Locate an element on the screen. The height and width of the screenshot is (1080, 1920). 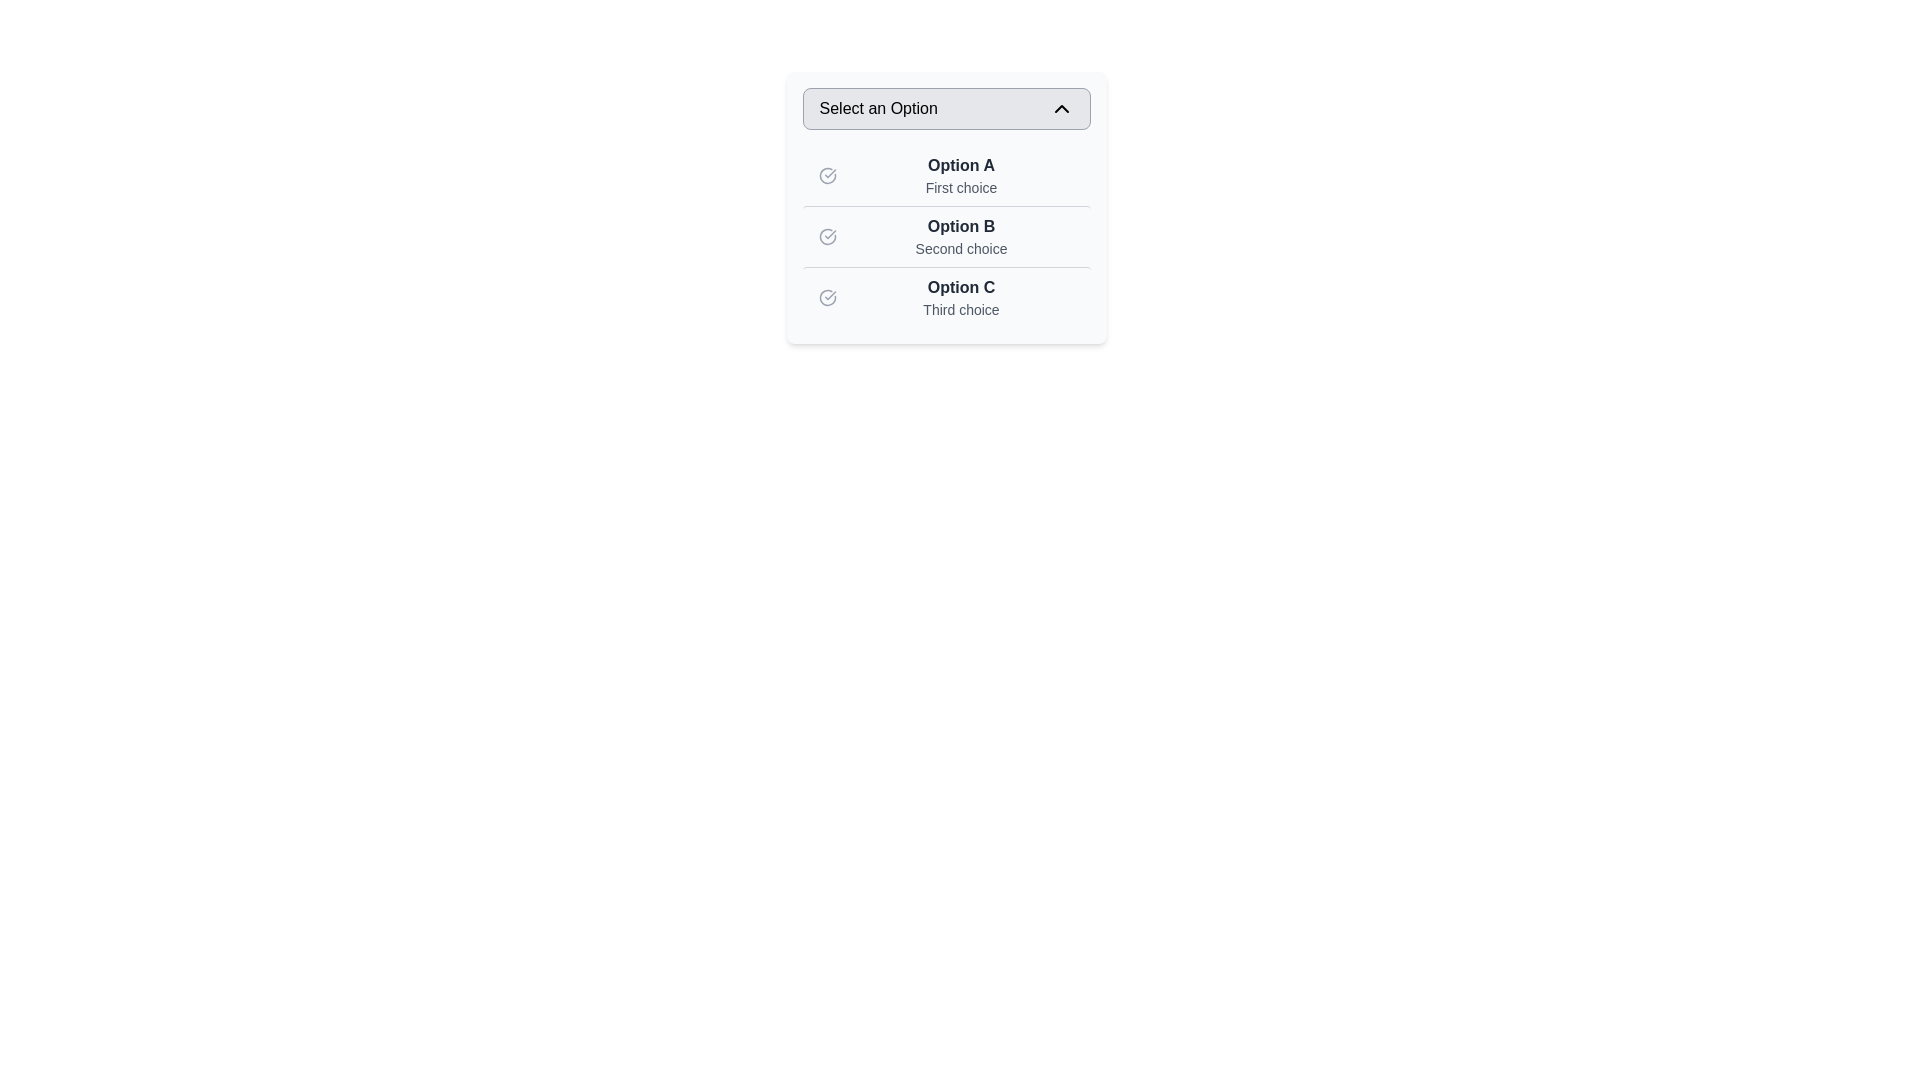
the static text label that provides additional information about 'Option A', located within the dropdown menu beneath the main heading of 'Option A' is located at coordinates (961, 188).